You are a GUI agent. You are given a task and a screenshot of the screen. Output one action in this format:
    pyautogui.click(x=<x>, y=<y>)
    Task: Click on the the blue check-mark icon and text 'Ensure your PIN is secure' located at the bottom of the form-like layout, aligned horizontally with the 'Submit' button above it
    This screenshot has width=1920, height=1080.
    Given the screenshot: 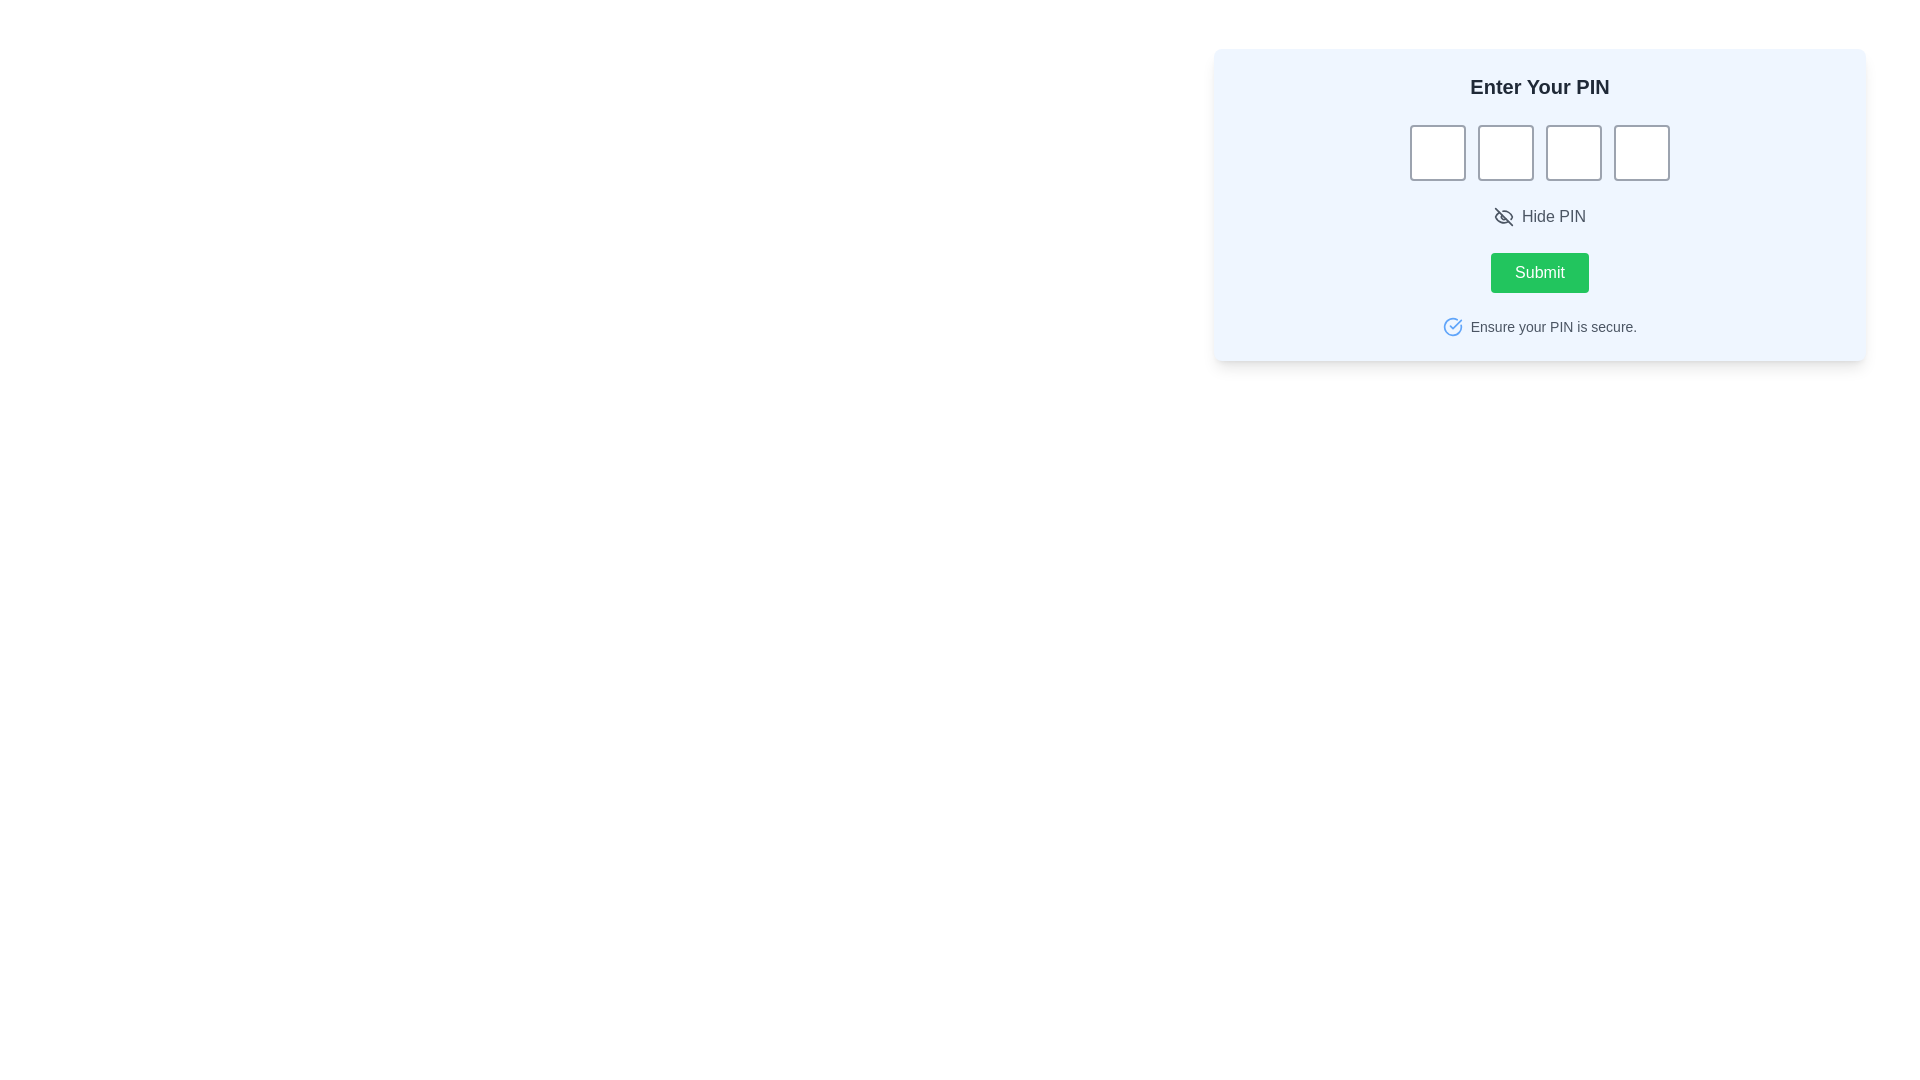 What is the action you would take?
    pyautogui.click(x=1539, y=326)
    